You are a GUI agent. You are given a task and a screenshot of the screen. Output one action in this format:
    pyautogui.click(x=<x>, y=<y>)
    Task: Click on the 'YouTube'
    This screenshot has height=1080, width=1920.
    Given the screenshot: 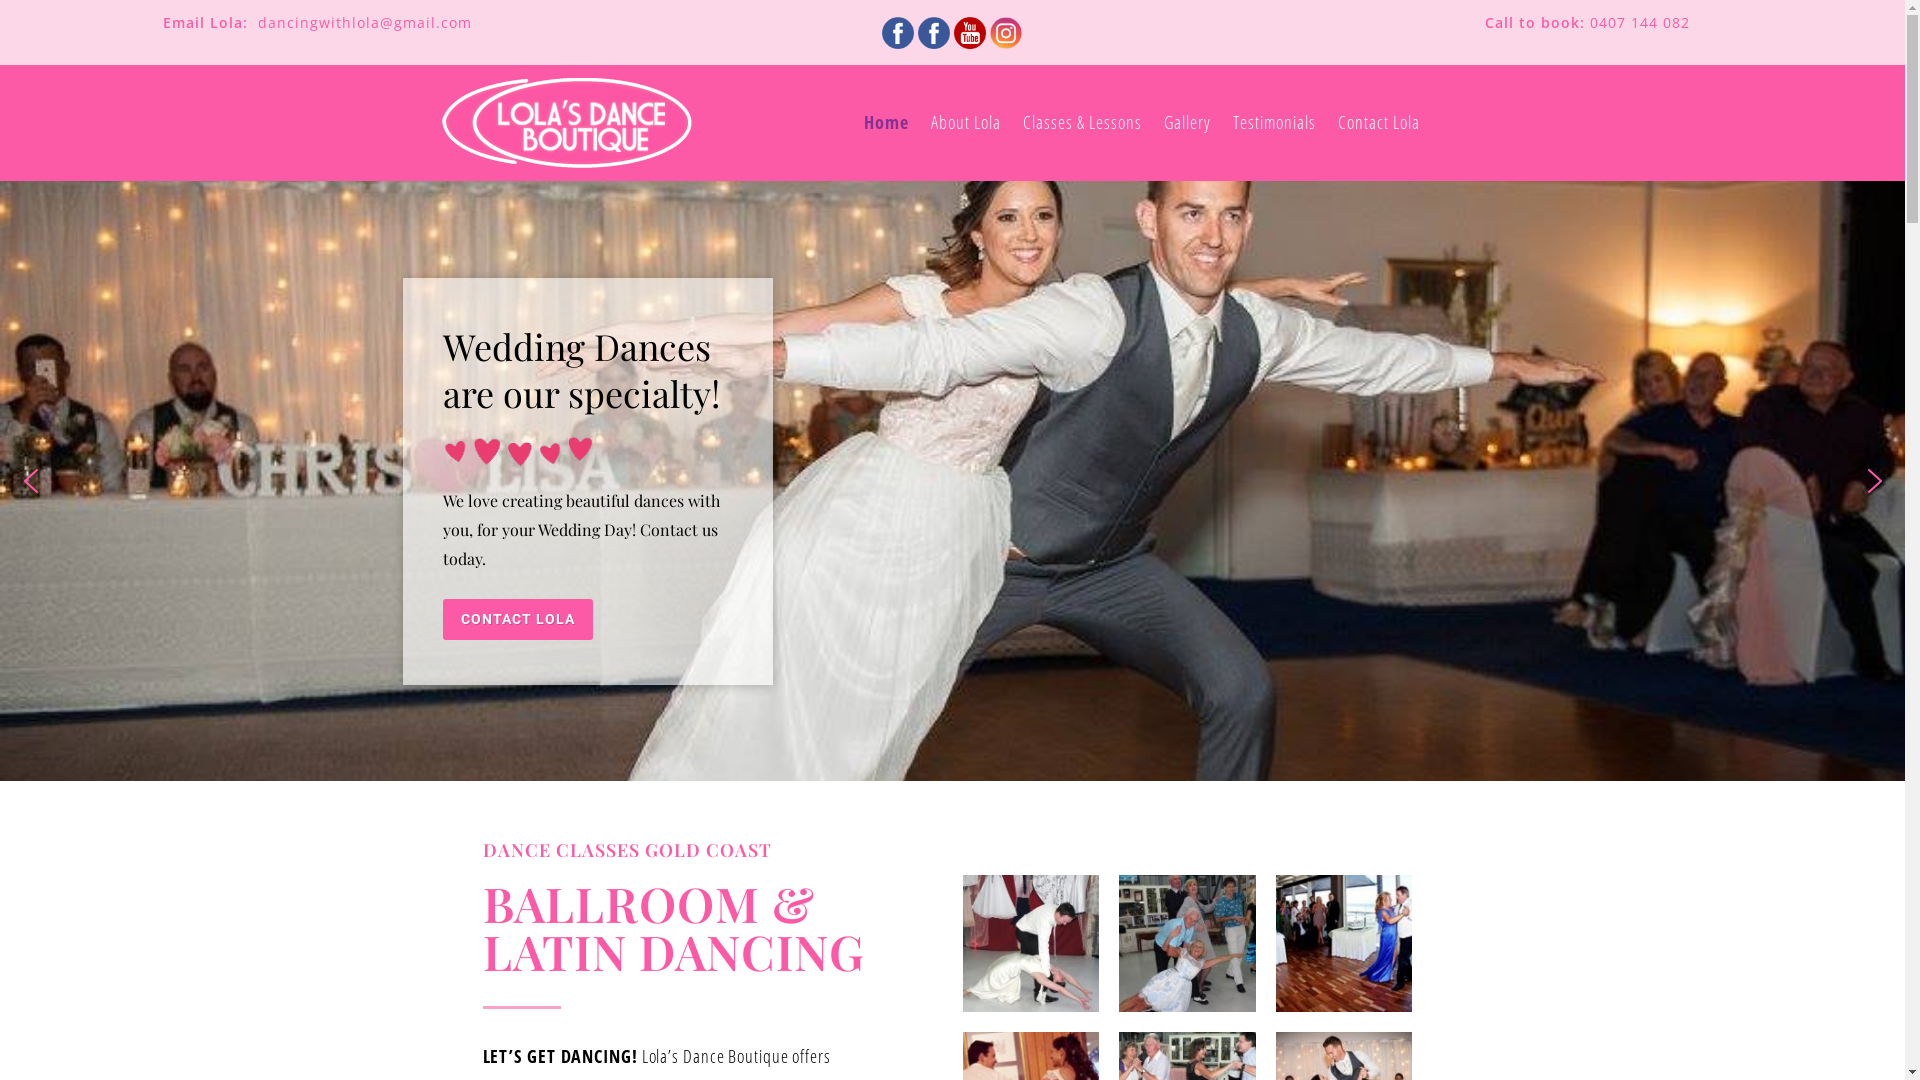 What is the action you would take?
    pyautogui.click(x=969, y=30)
    